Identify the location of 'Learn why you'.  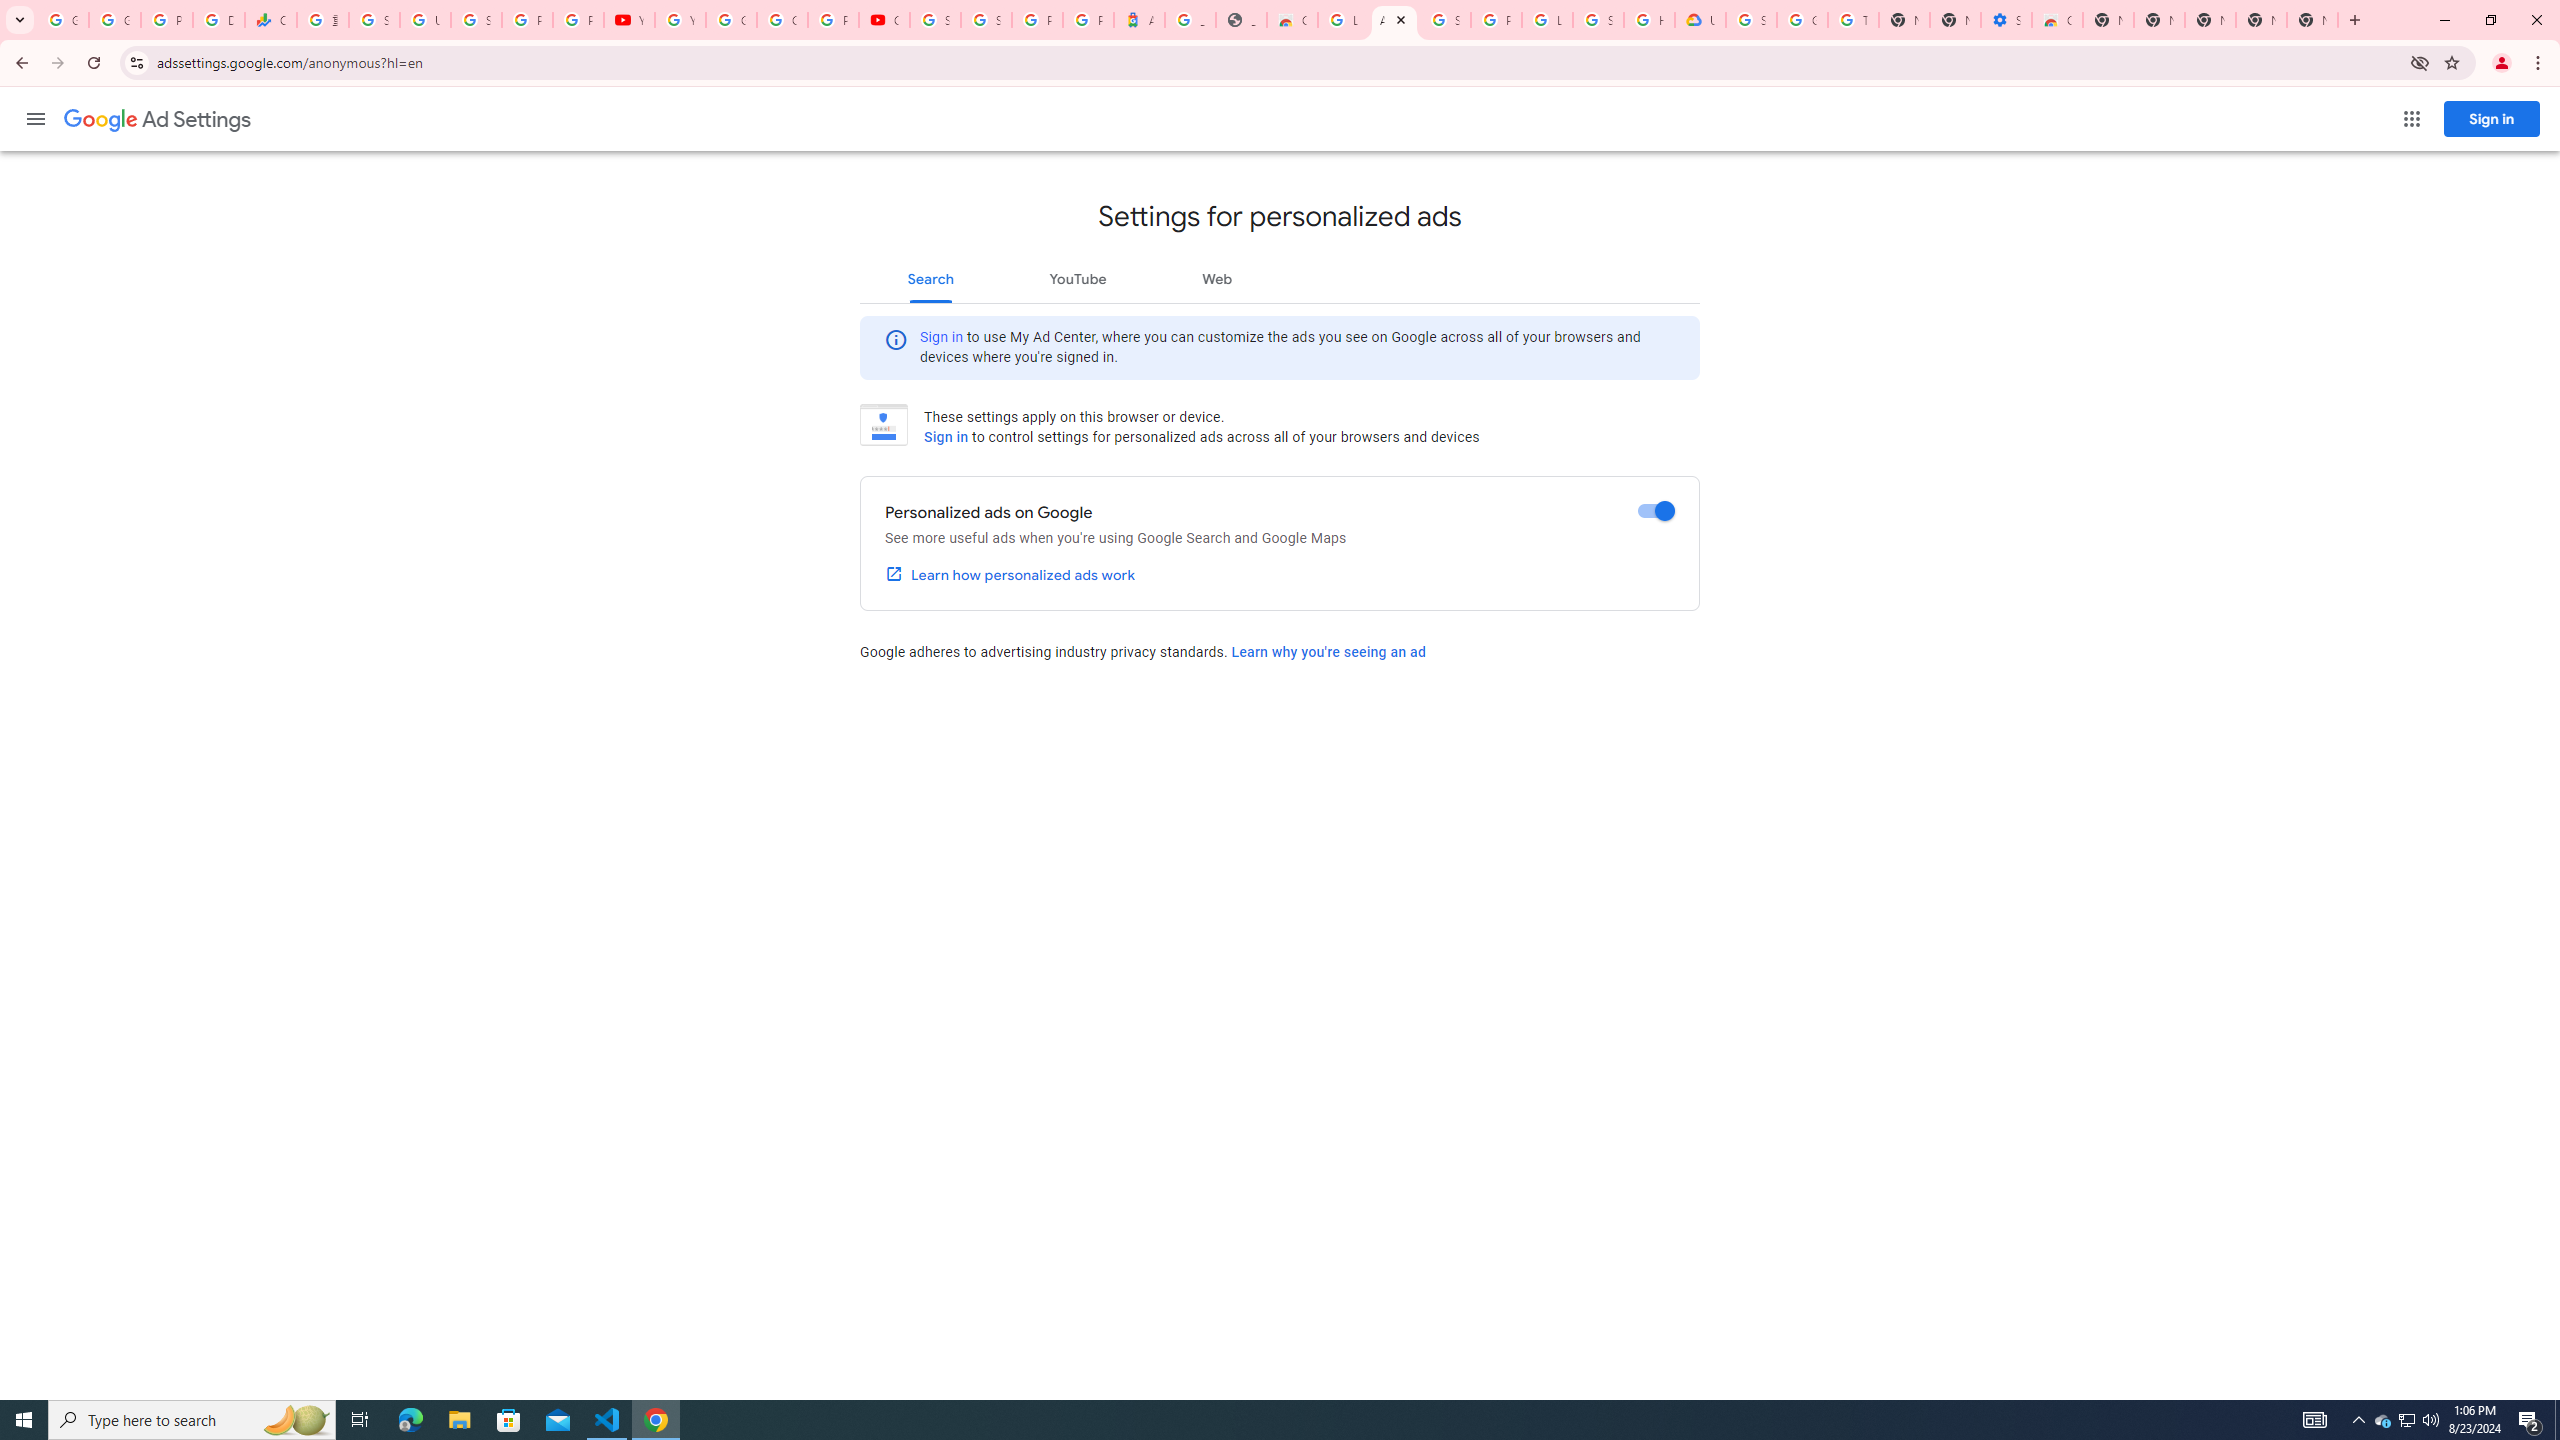
(1328, 651).